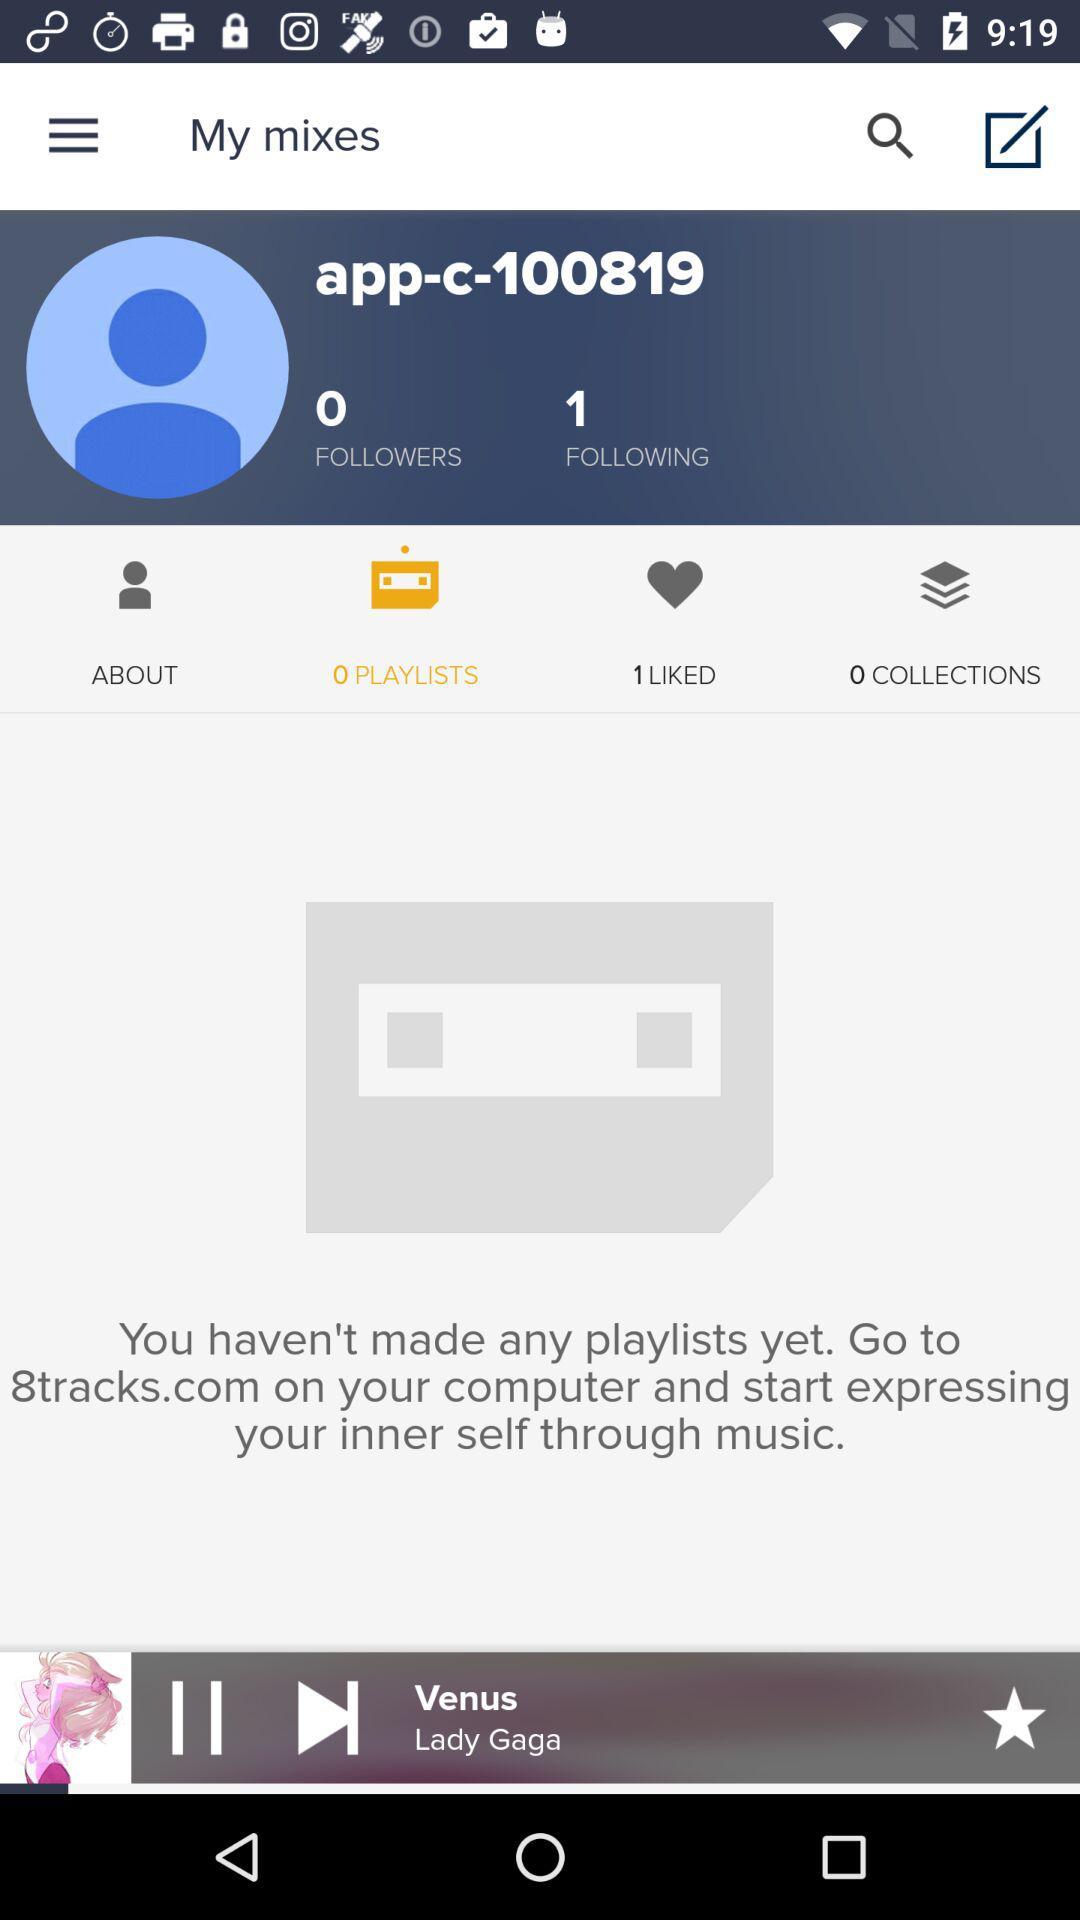  Describe the element at coordinates (675, 607) in the screenshot. I see `app next to the 0 collections` at that location.